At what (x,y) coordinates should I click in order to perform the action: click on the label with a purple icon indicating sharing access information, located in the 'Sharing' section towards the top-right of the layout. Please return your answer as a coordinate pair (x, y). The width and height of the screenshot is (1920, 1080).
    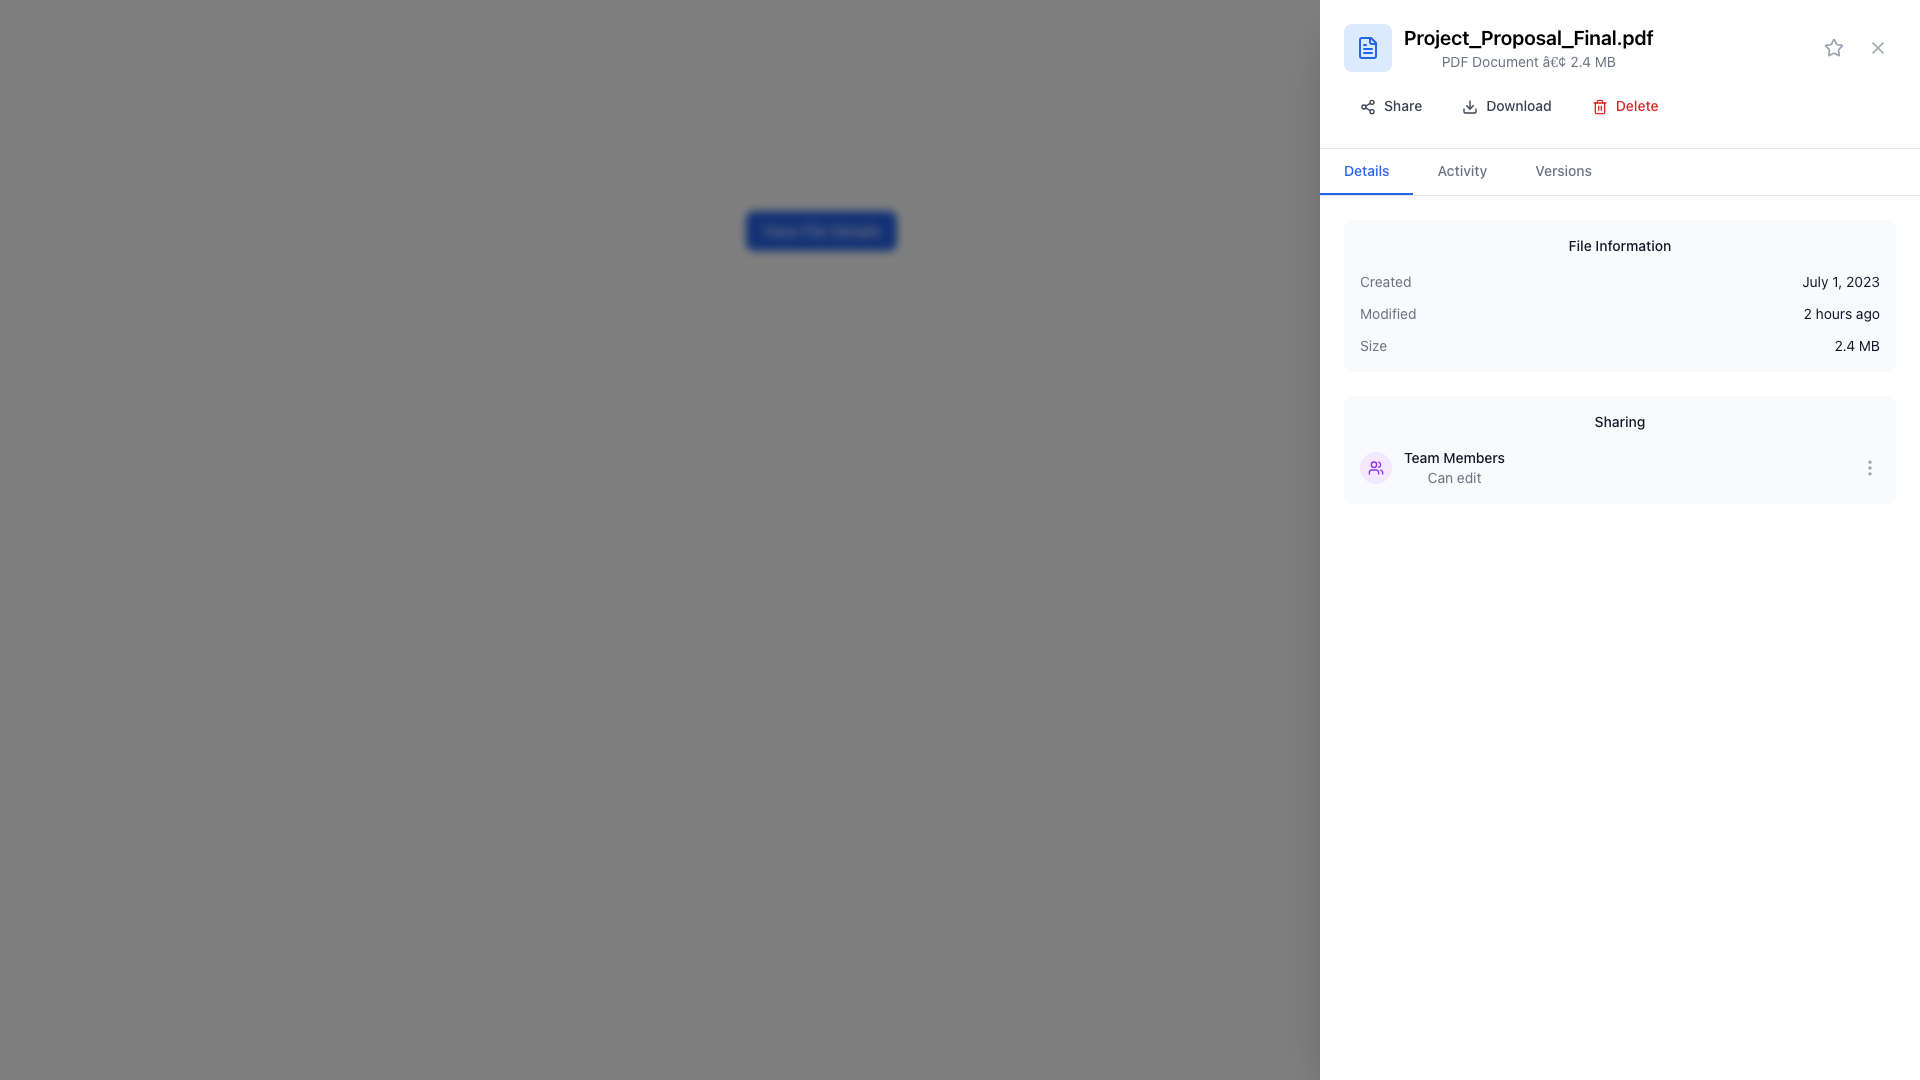
    Looking at the image, I should click on (1431, 467).